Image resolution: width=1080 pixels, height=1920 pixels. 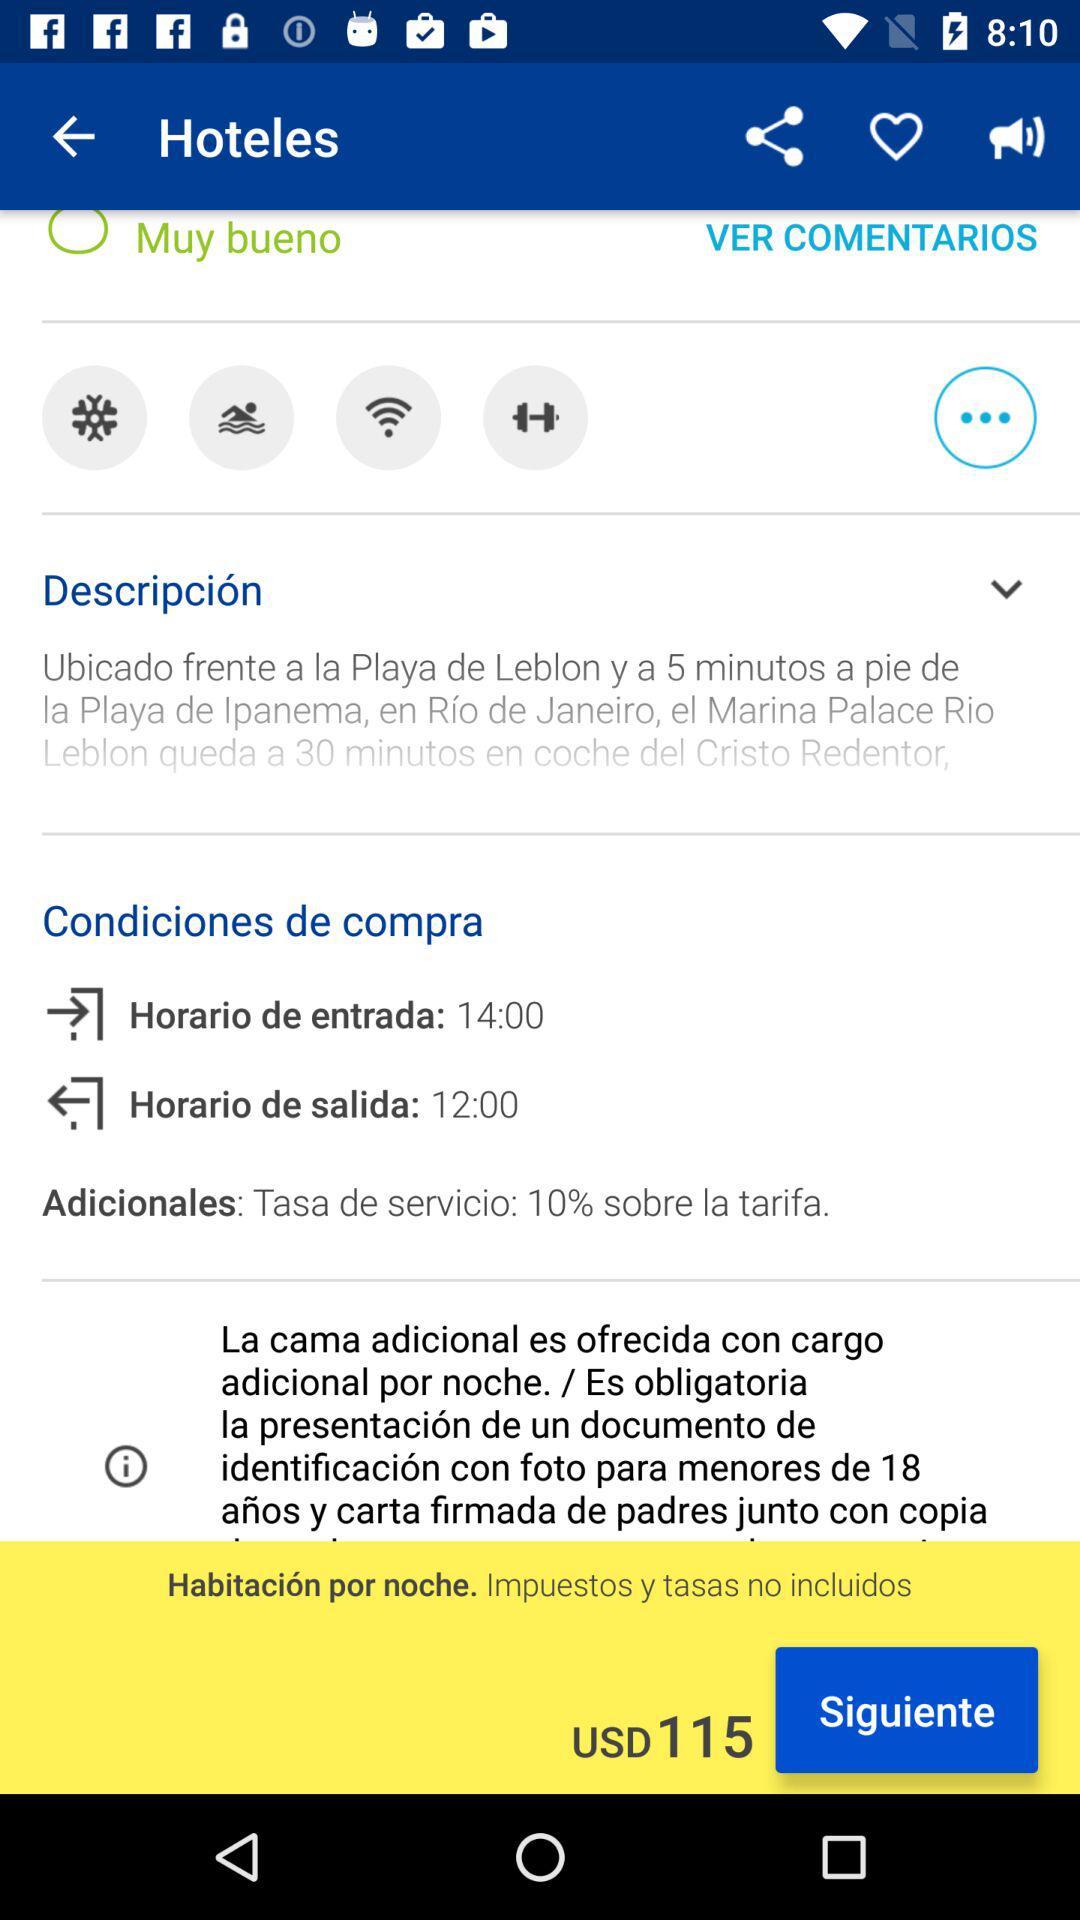 What do you see at coordinates (72, 135) in the screenshot?
I see `the icon above 8` at bounding box center [72, 135].